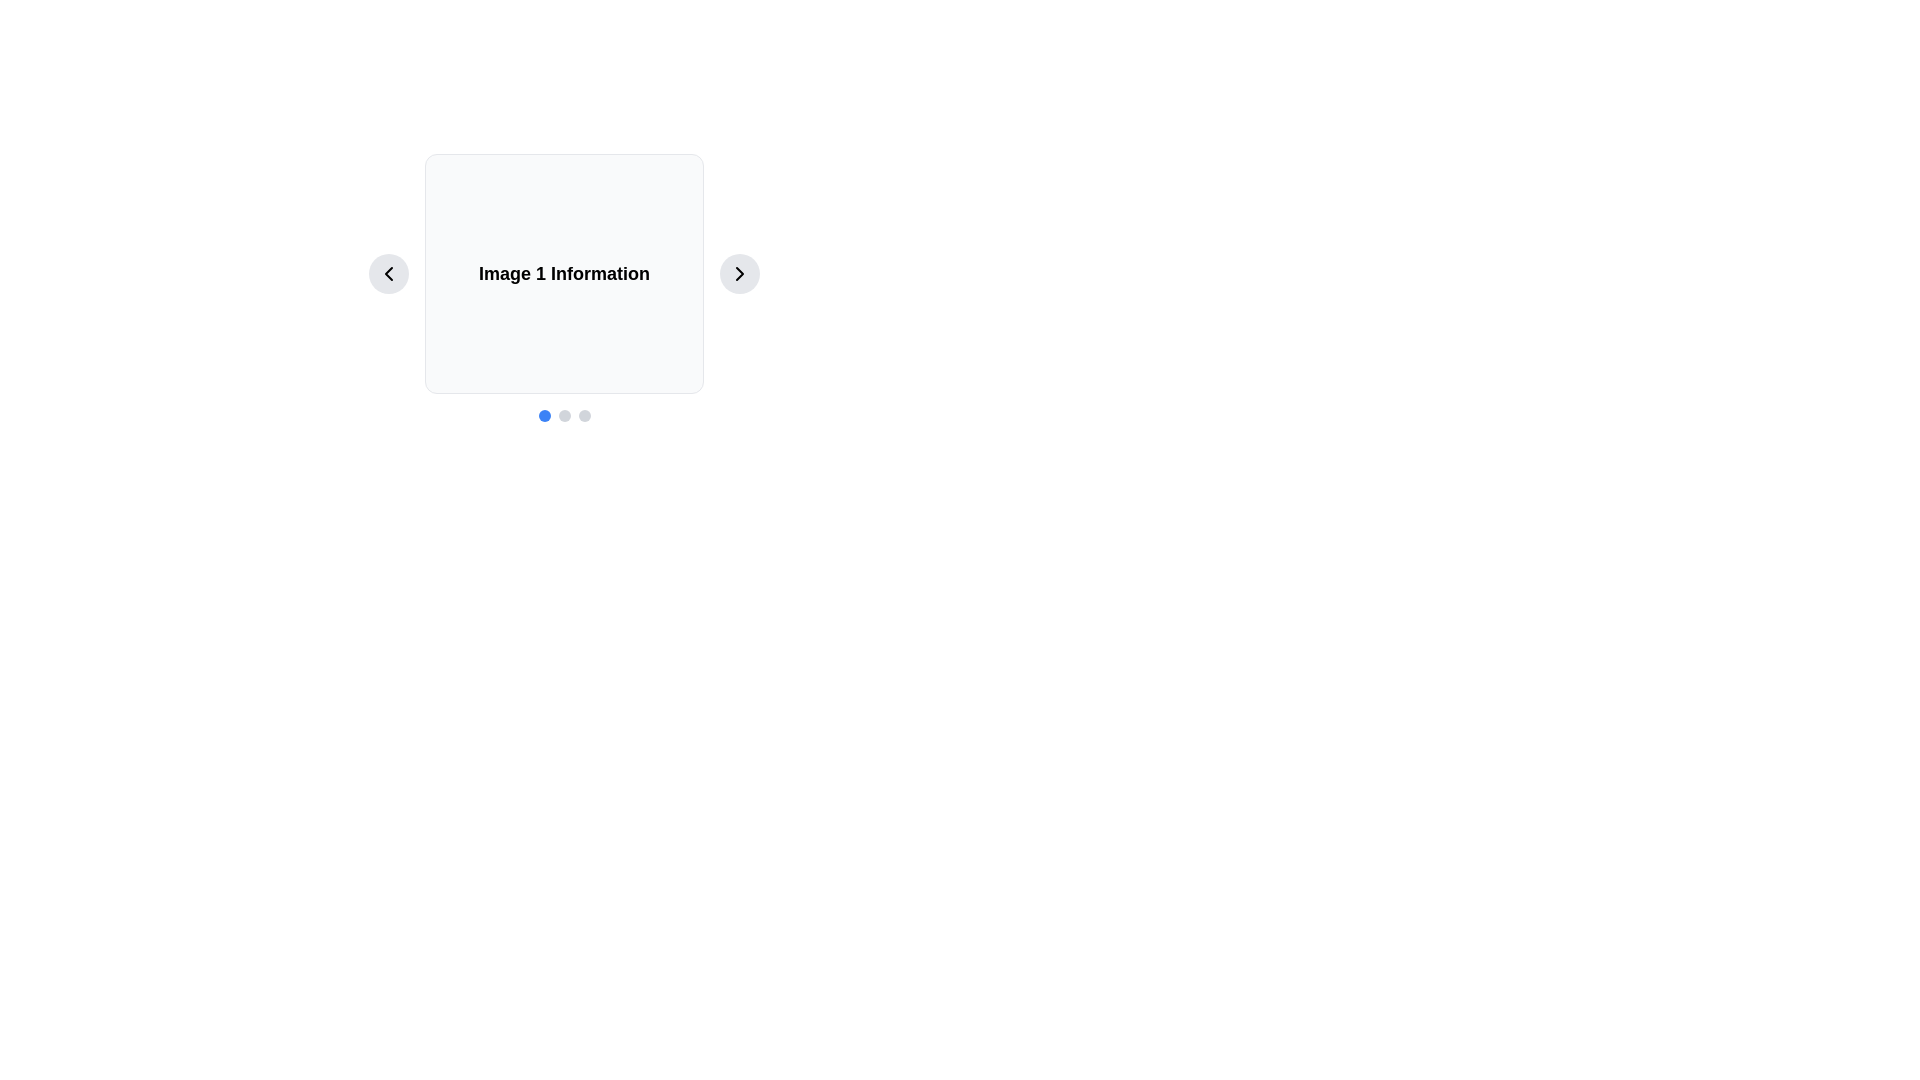 This screenshot has width=1920, height=1080. Describe the element at coordinates (563, 415) in the screenshot. I see `the second dot of the navigation indicator` at that location.